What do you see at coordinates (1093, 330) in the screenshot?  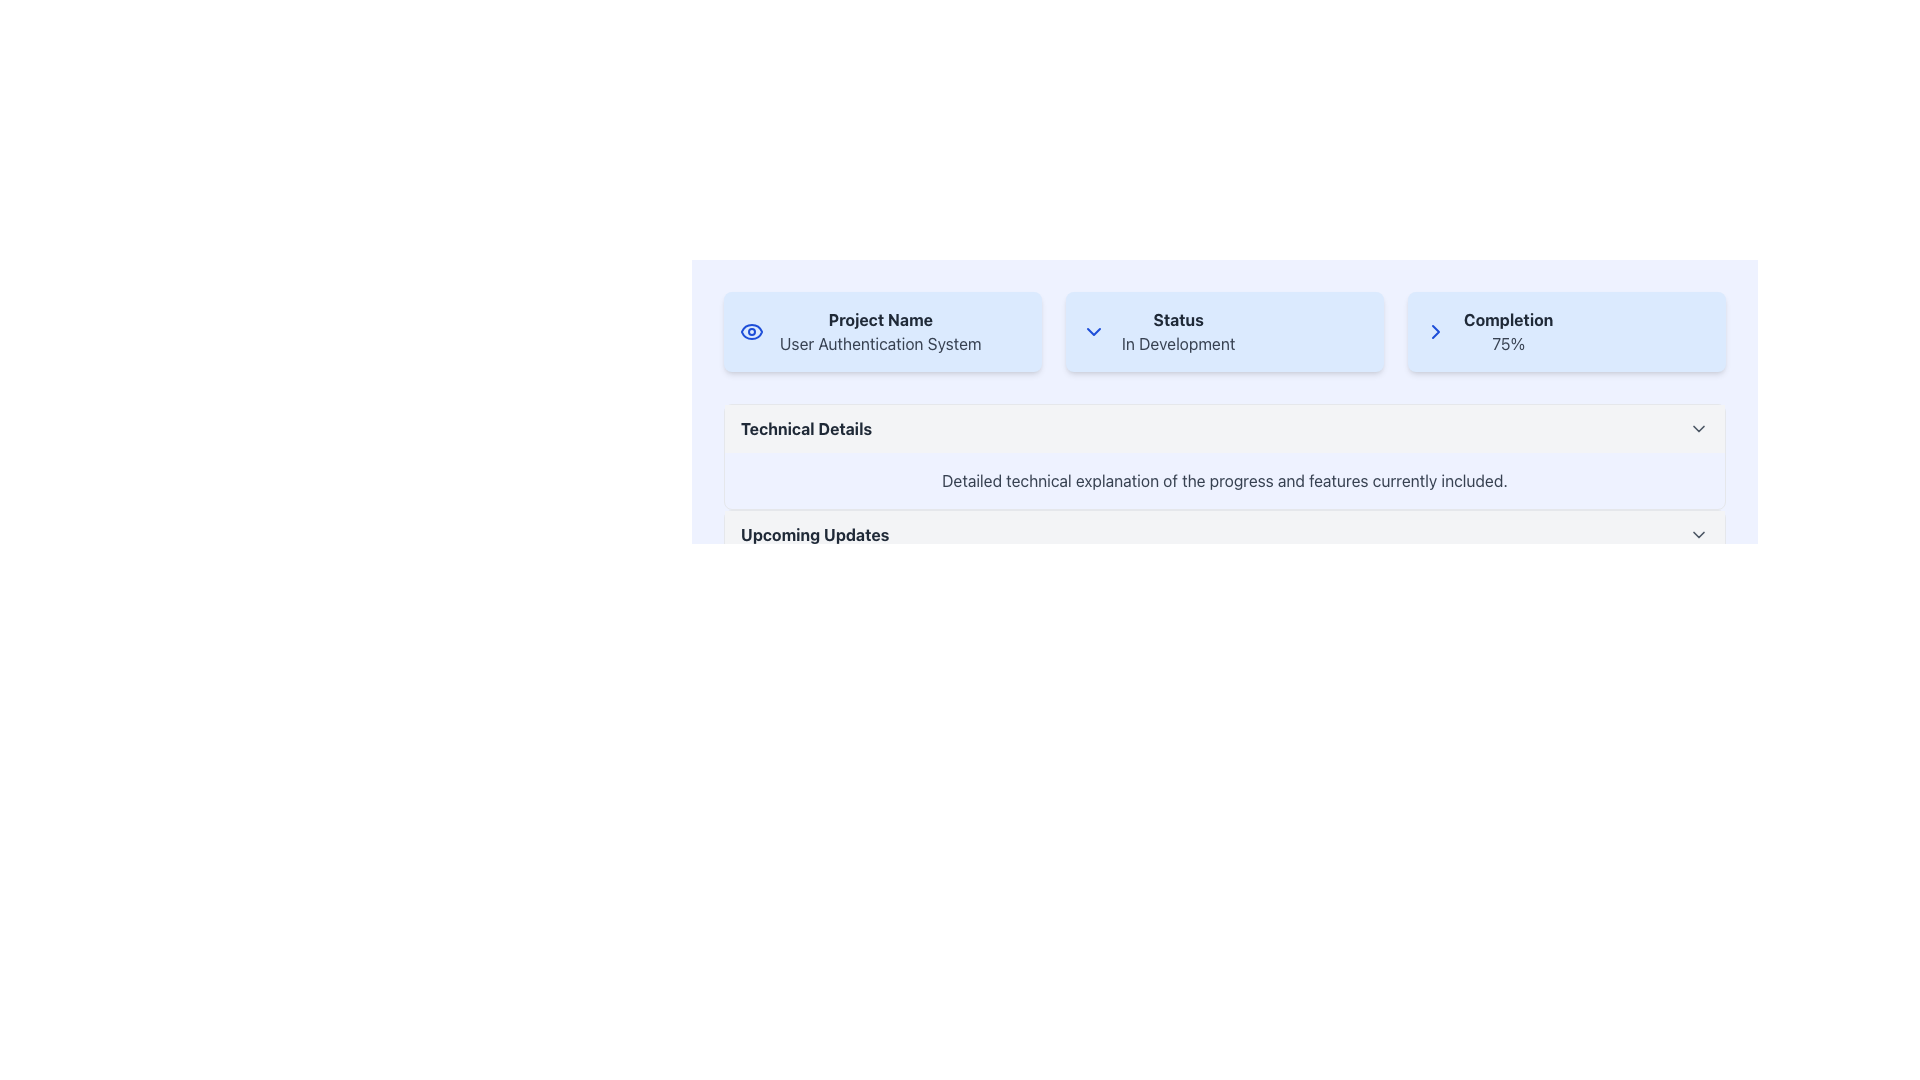 I see `the dropdown toggle icon located at the top-left corner of the section preceding the 'Status' and 'In Development' text` at bounding box center [1093, 330].